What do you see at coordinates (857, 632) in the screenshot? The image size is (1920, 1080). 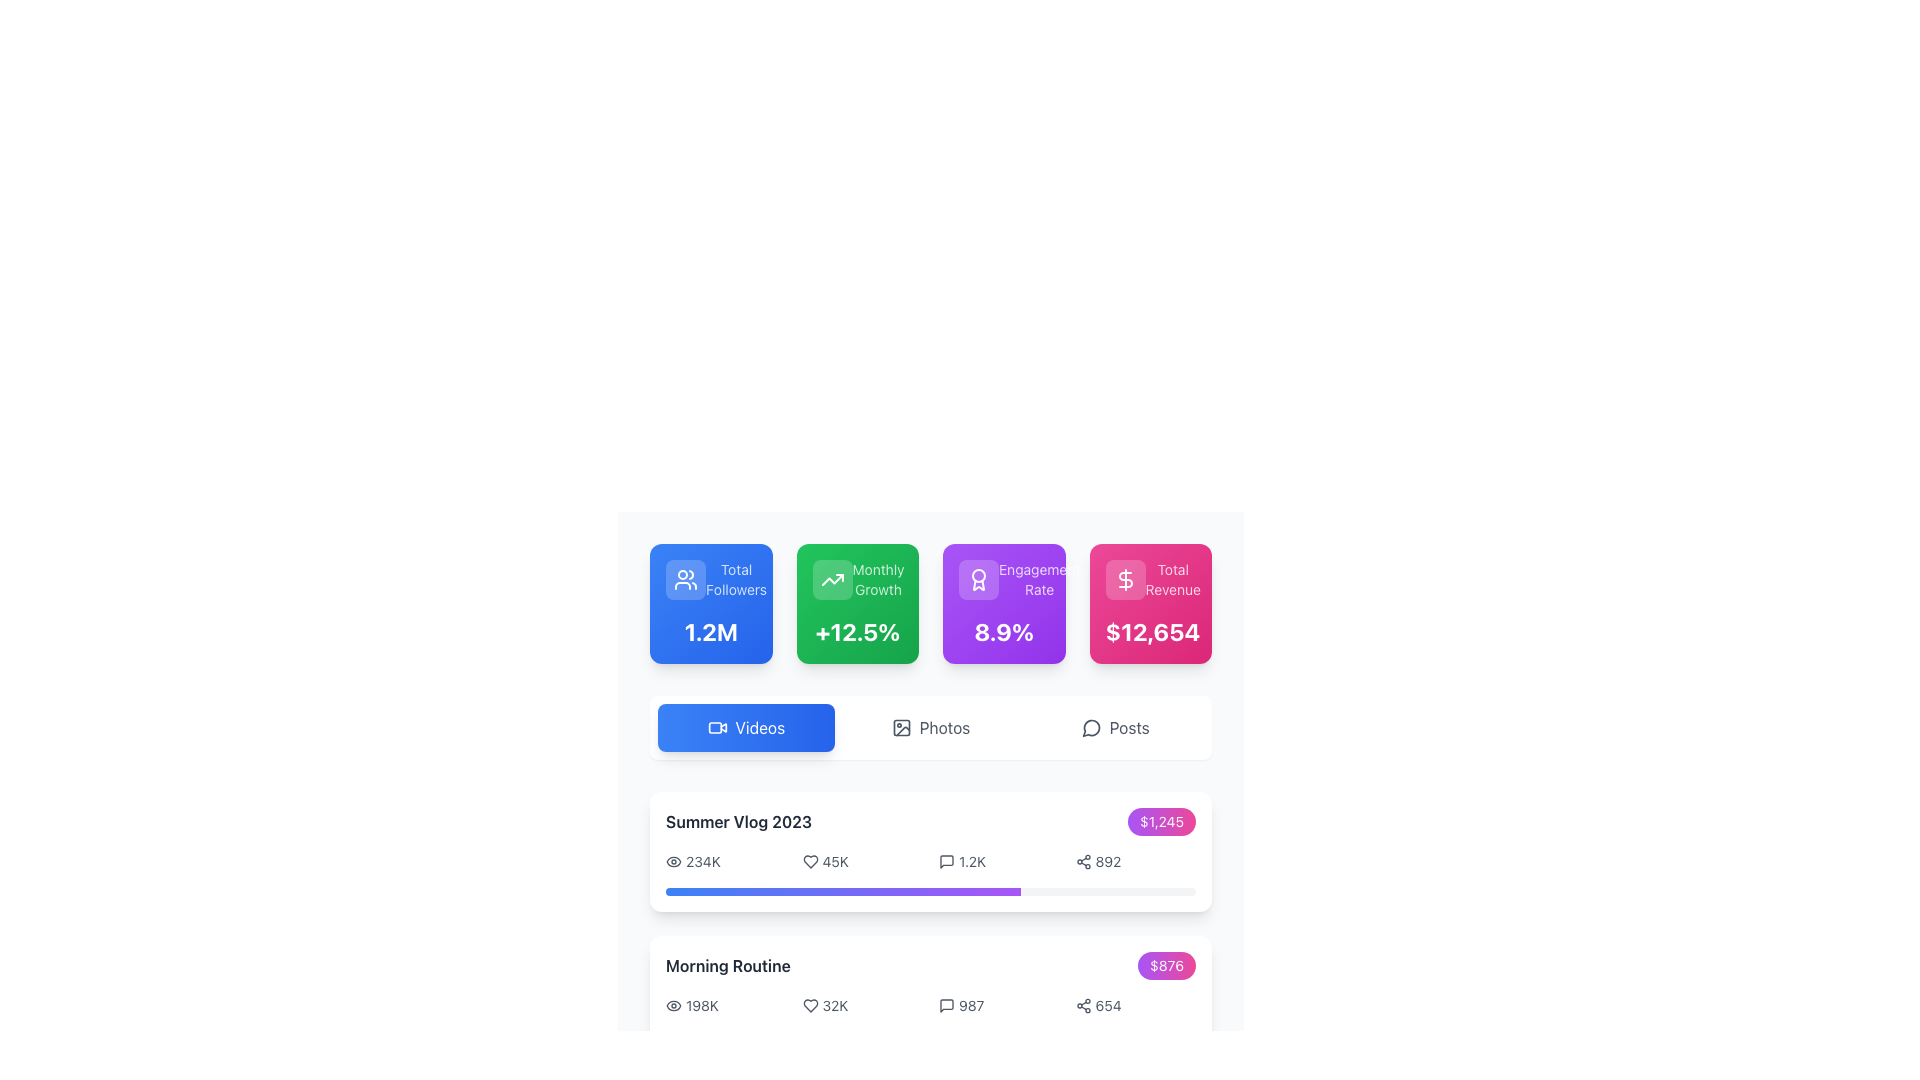 I see `the Text Label displaying a key metric or statistic, located in the second column of a card with a green gradient background` at bounding box center [857, 632].